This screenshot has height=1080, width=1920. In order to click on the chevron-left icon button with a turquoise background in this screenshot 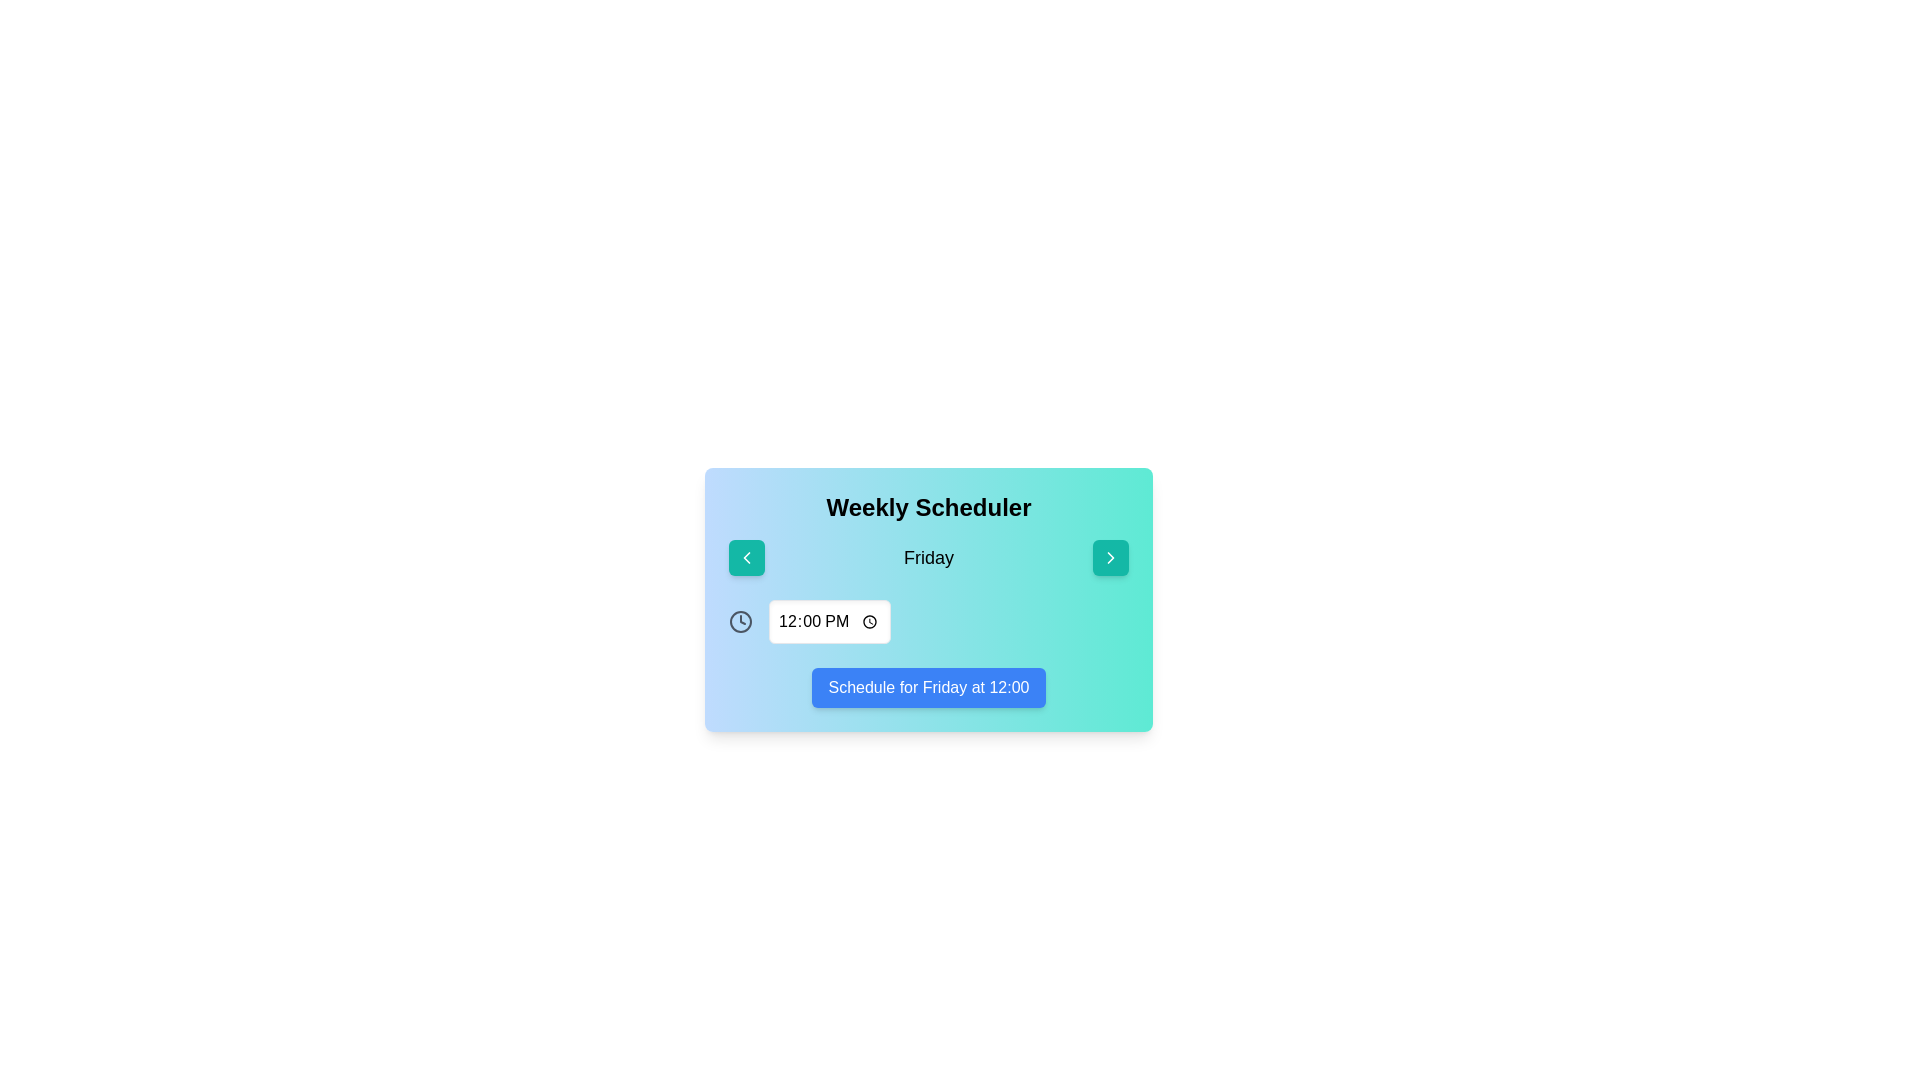, I will do `click(746, 558)`.